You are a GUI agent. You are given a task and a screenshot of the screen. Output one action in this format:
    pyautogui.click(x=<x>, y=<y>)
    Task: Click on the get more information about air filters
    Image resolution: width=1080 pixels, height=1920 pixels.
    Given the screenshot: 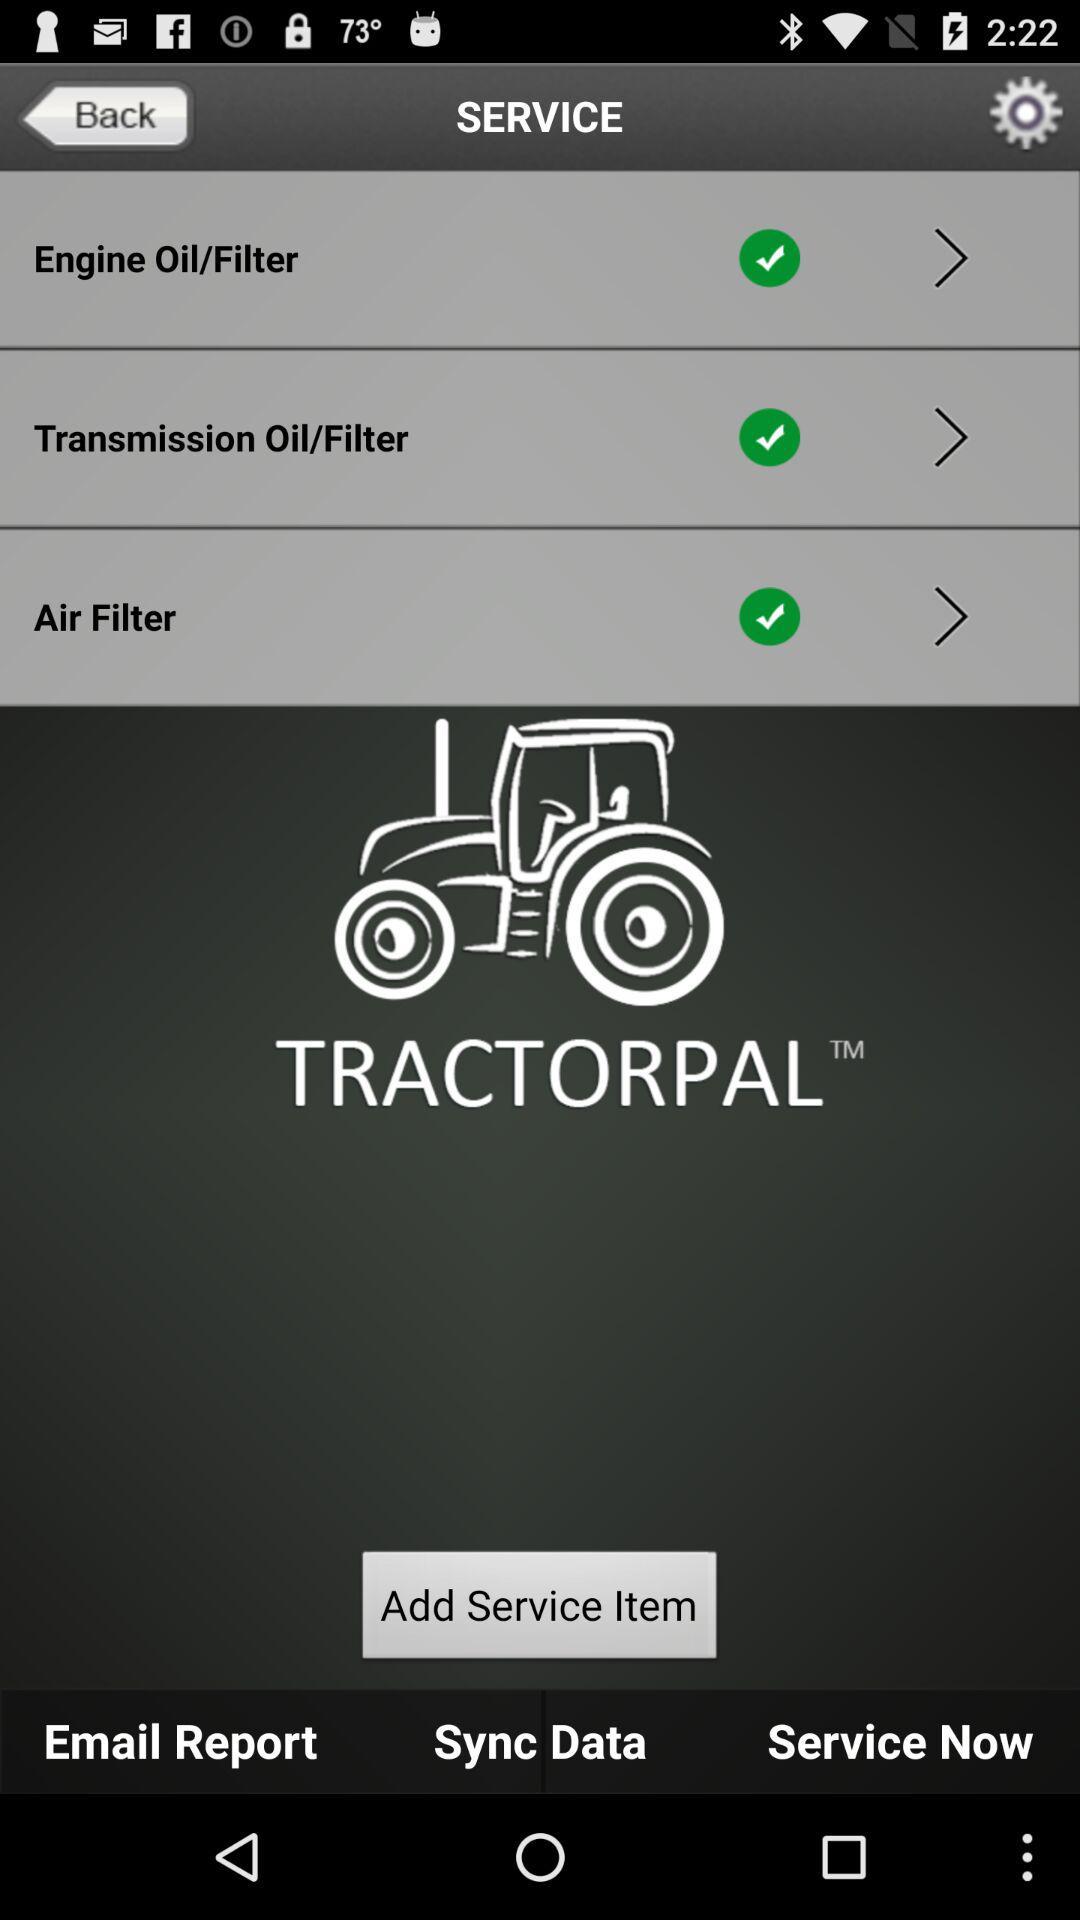 What is the action you would take?
    pyautogui.click(x=950, y=615)
    